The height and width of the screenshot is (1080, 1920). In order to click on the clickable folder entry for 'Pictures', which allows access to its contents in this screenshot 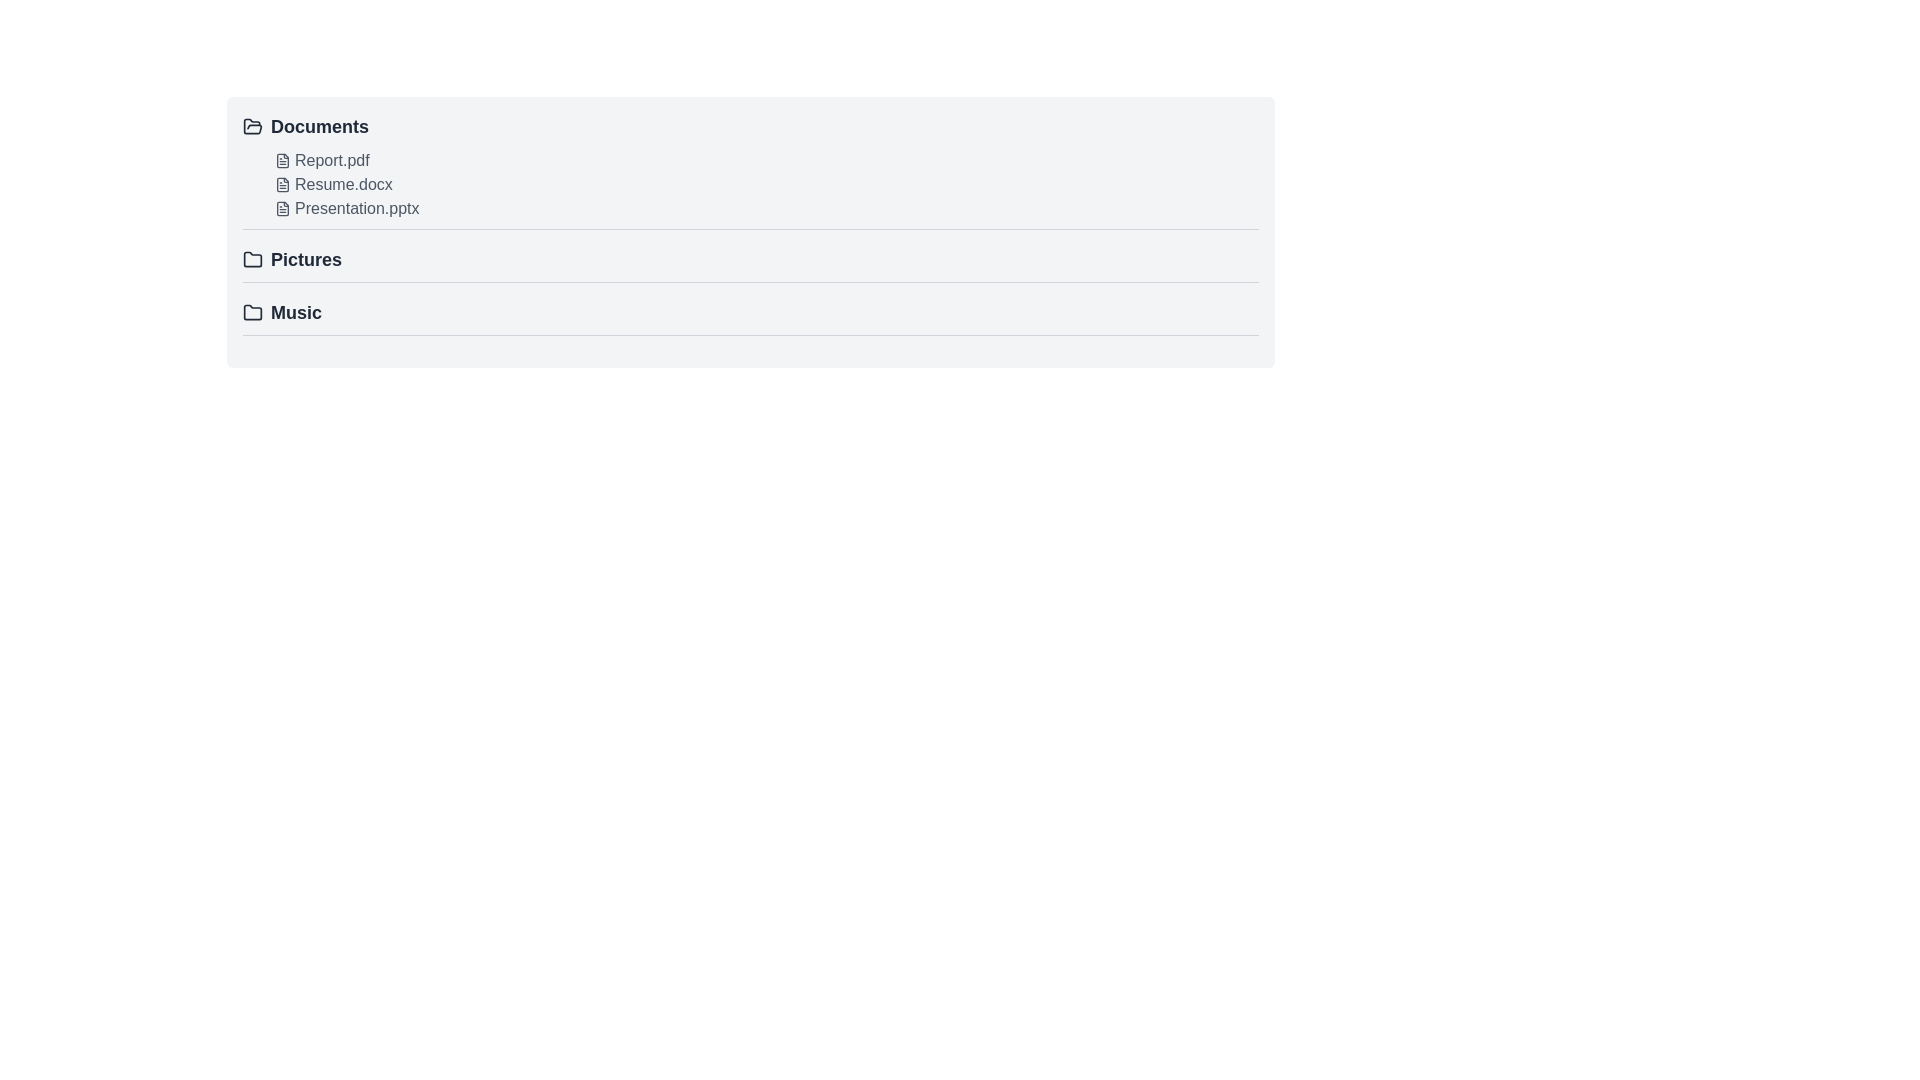, I will do `click(291, 258)`.